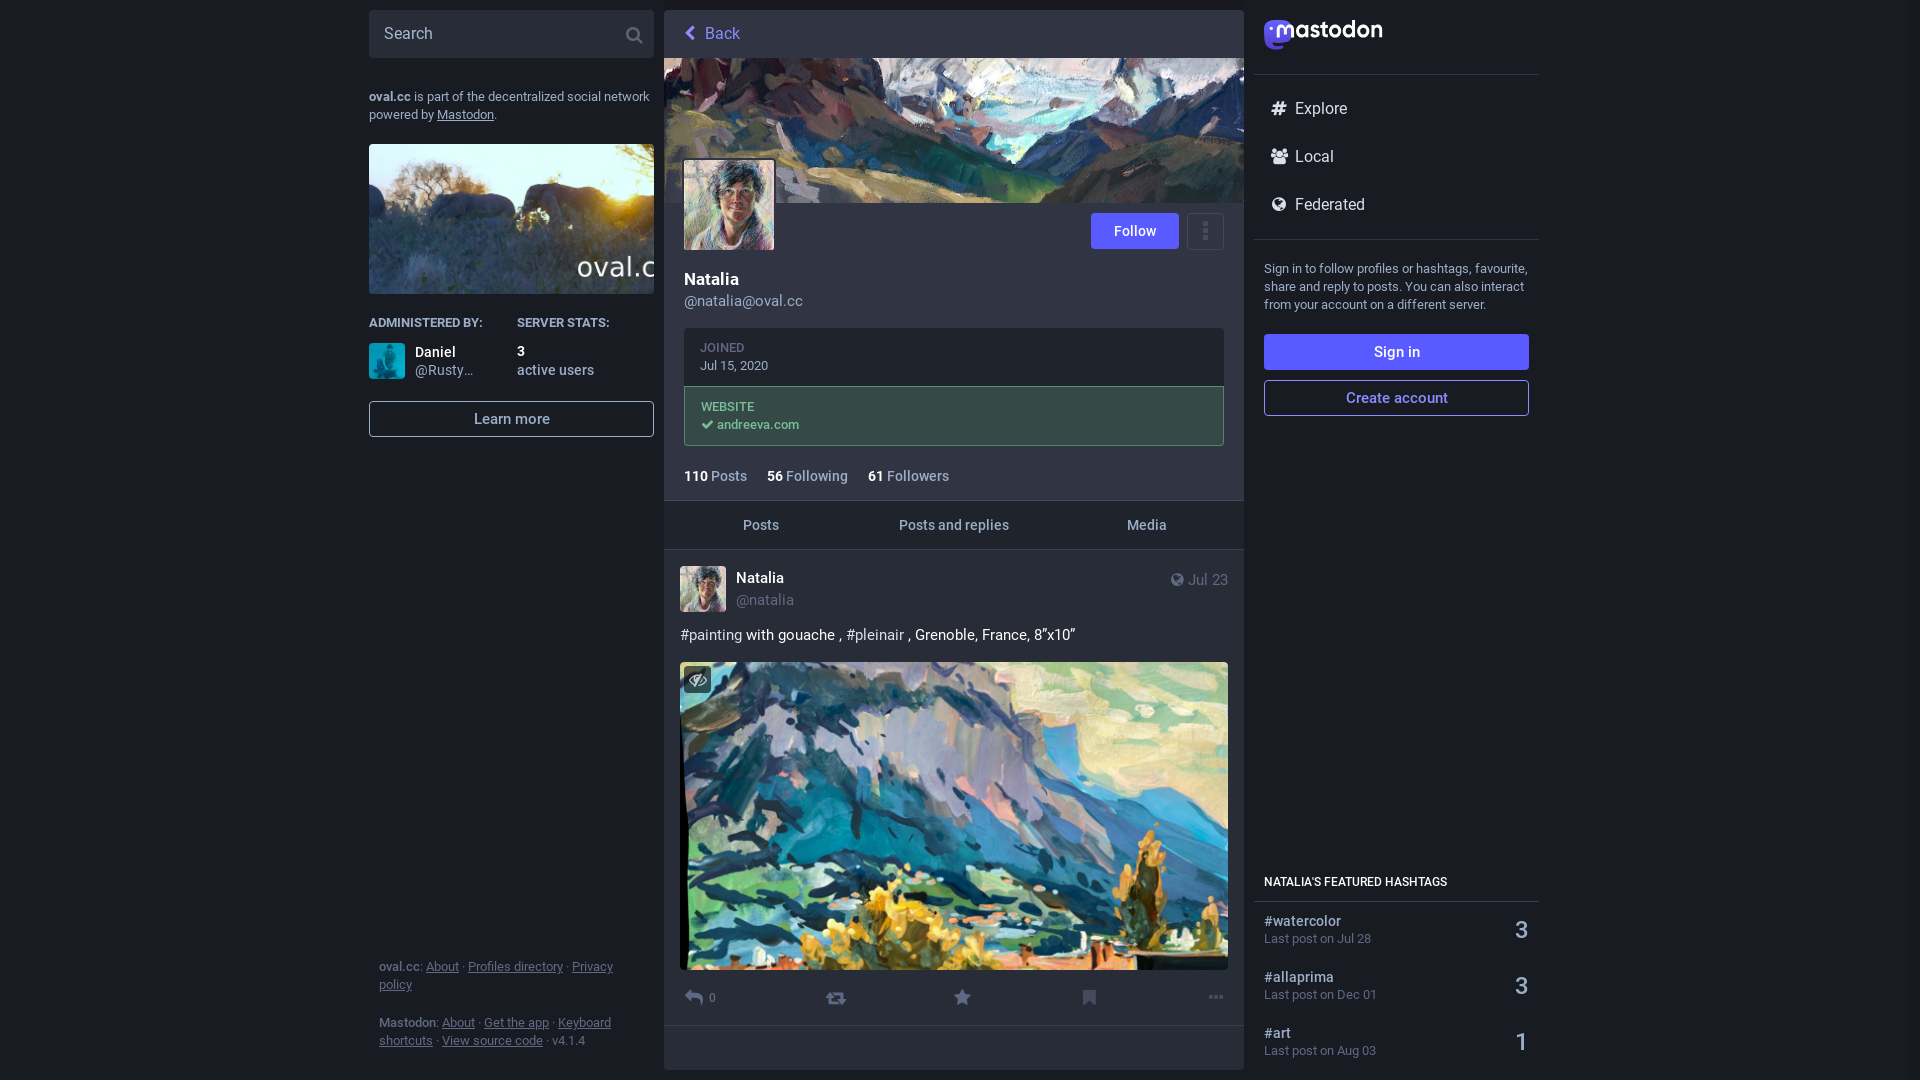 This screenshot has height=1080, width=1920. I want to click on 'Natalia, so click(736, 588).